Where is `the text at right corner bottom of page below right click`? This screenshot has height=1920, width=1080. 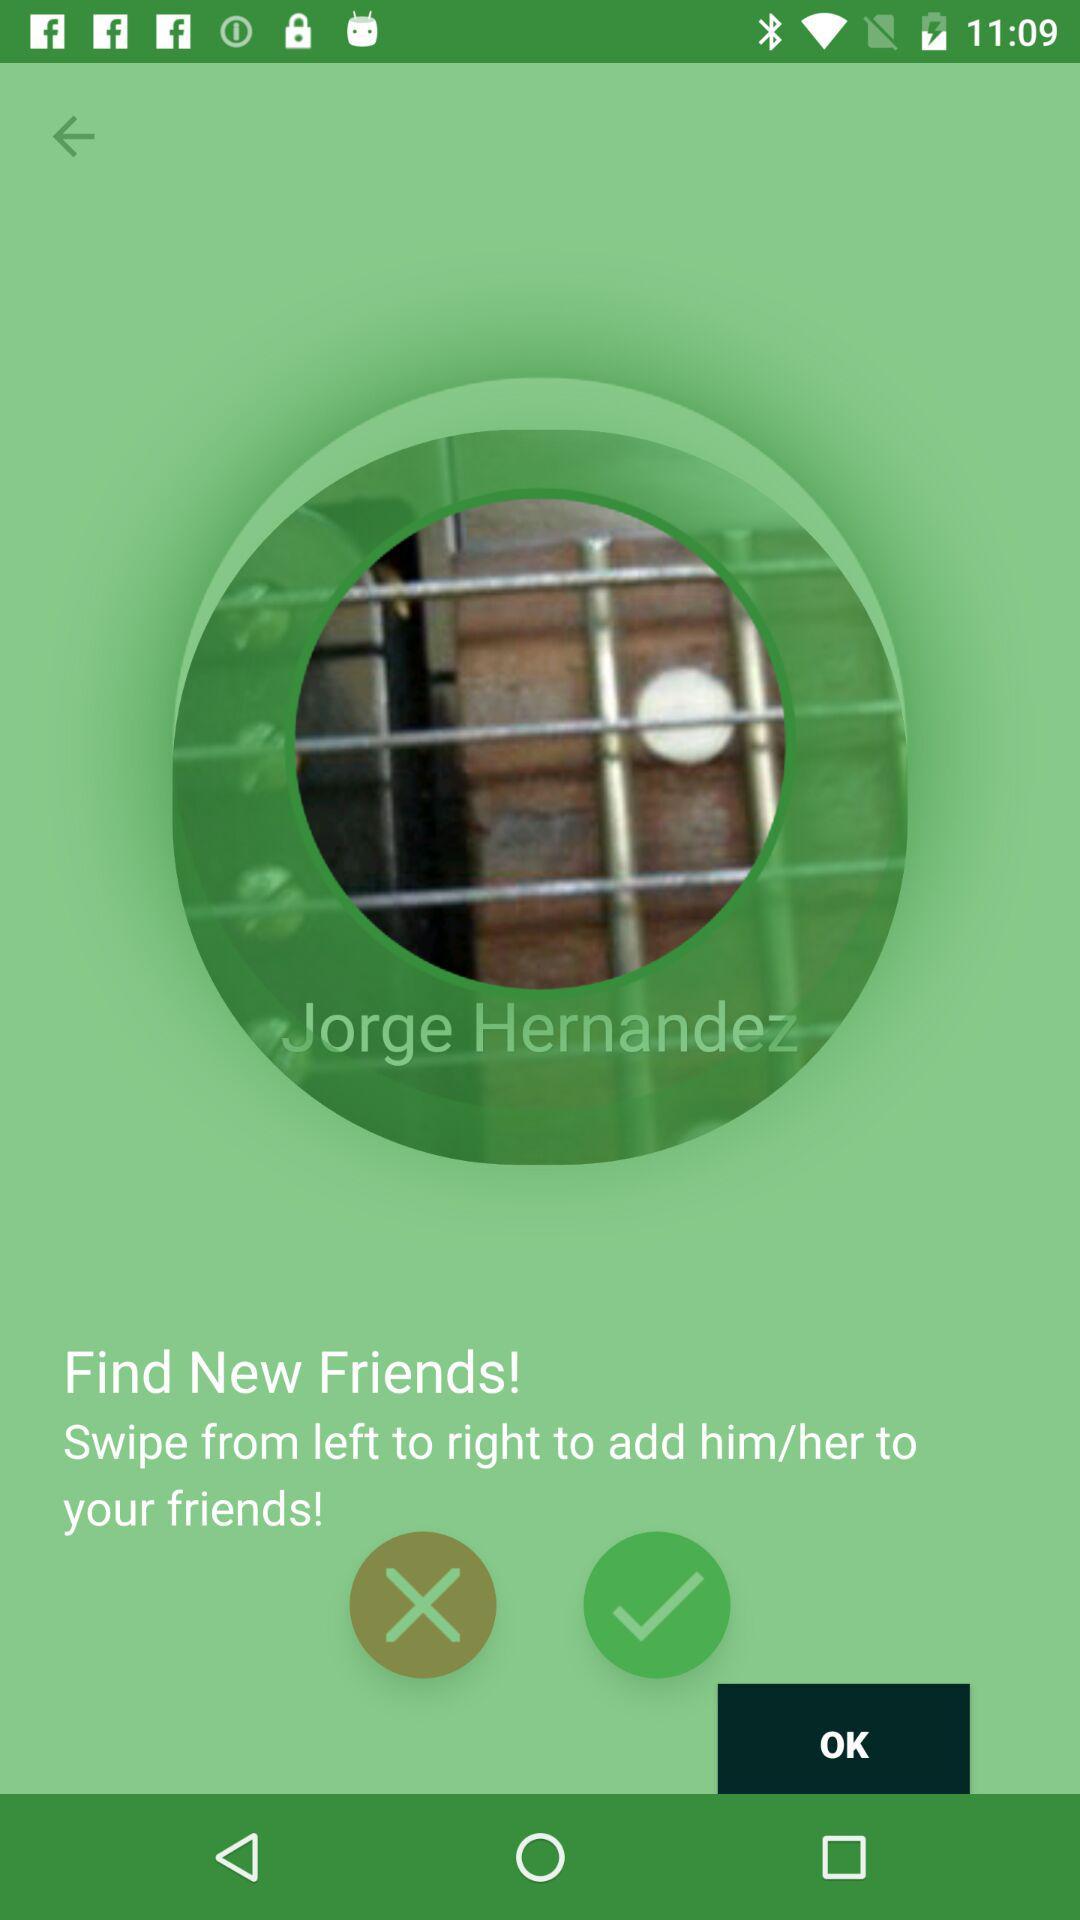 the text at right corner bottom of page below right click is located at coordinates (844, 1746).